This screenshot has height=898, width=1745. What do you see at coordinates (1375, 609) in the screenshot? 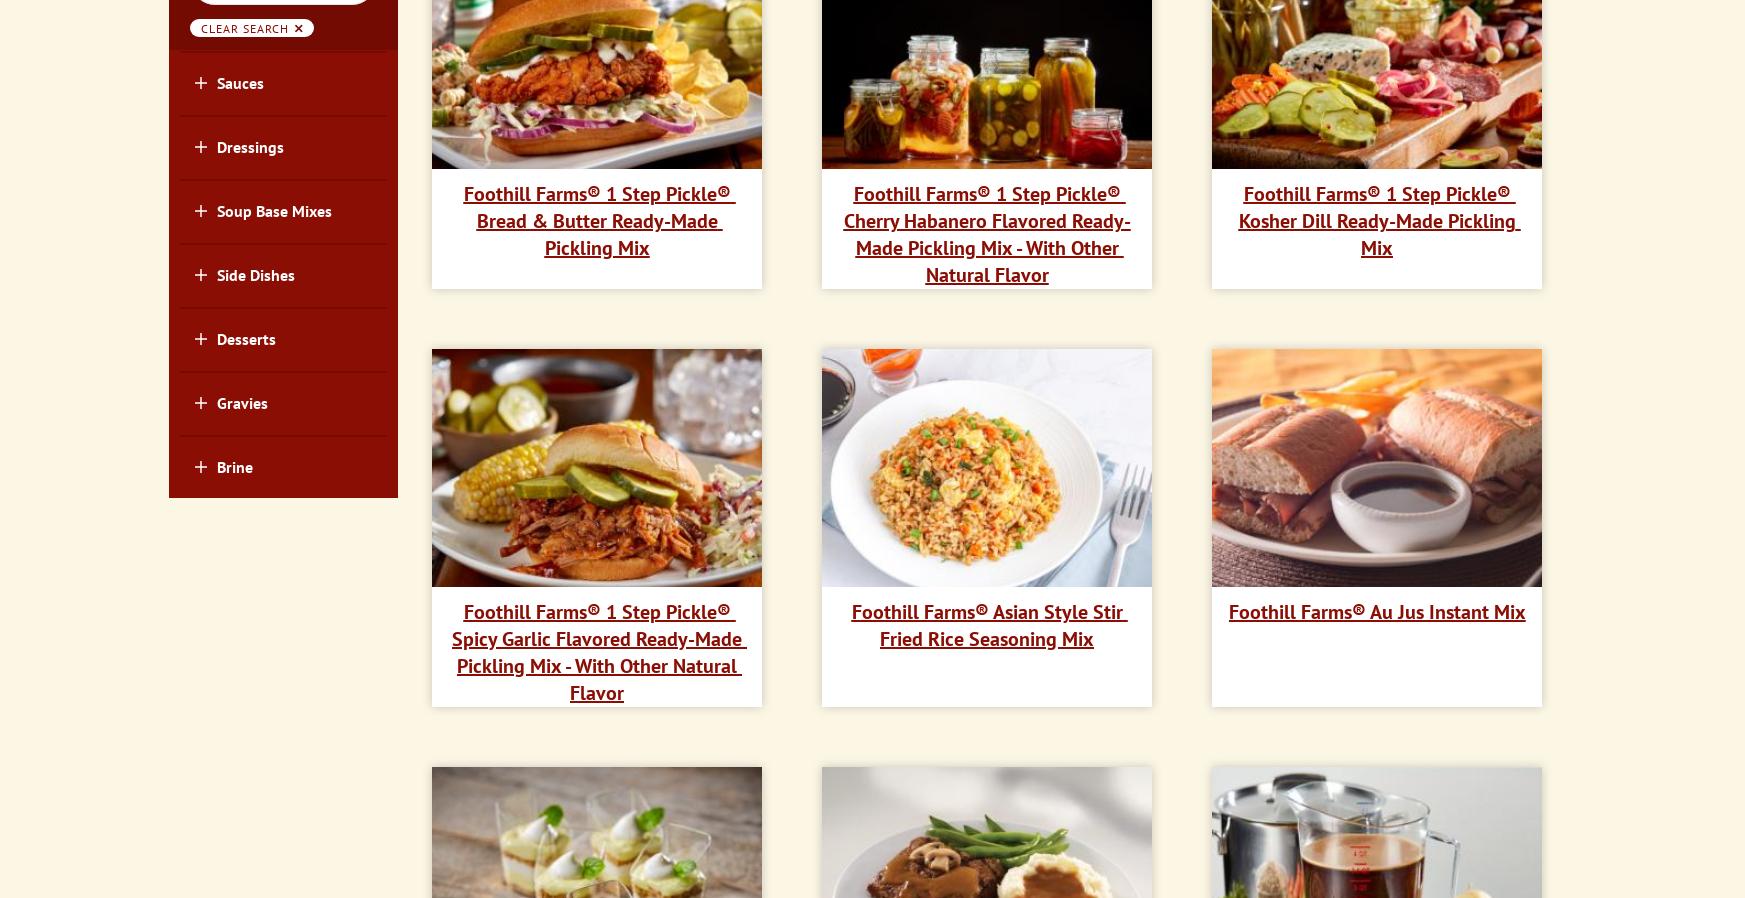
I see `'Foothill Farms® Au Jus Instant Mix'` at bounding box center [1375, 609].